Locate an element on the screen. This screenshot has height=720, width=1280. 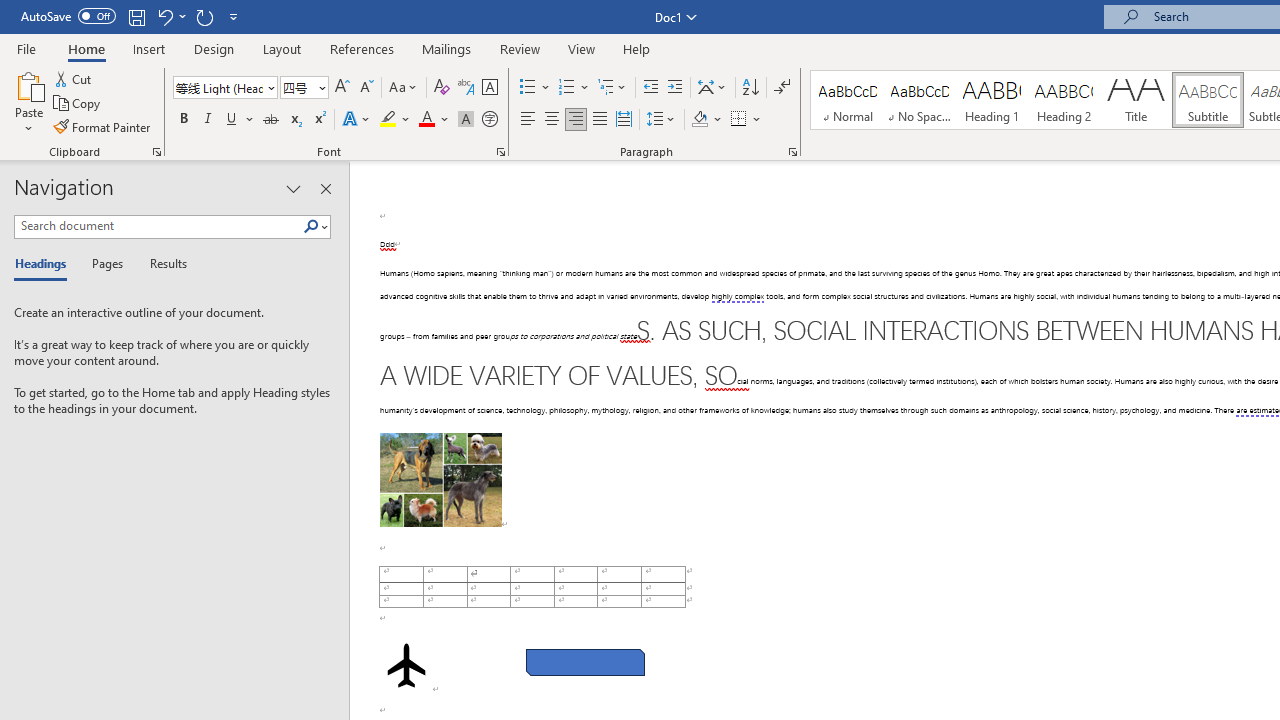
'Align Left' is located at coordinates (528, 119).